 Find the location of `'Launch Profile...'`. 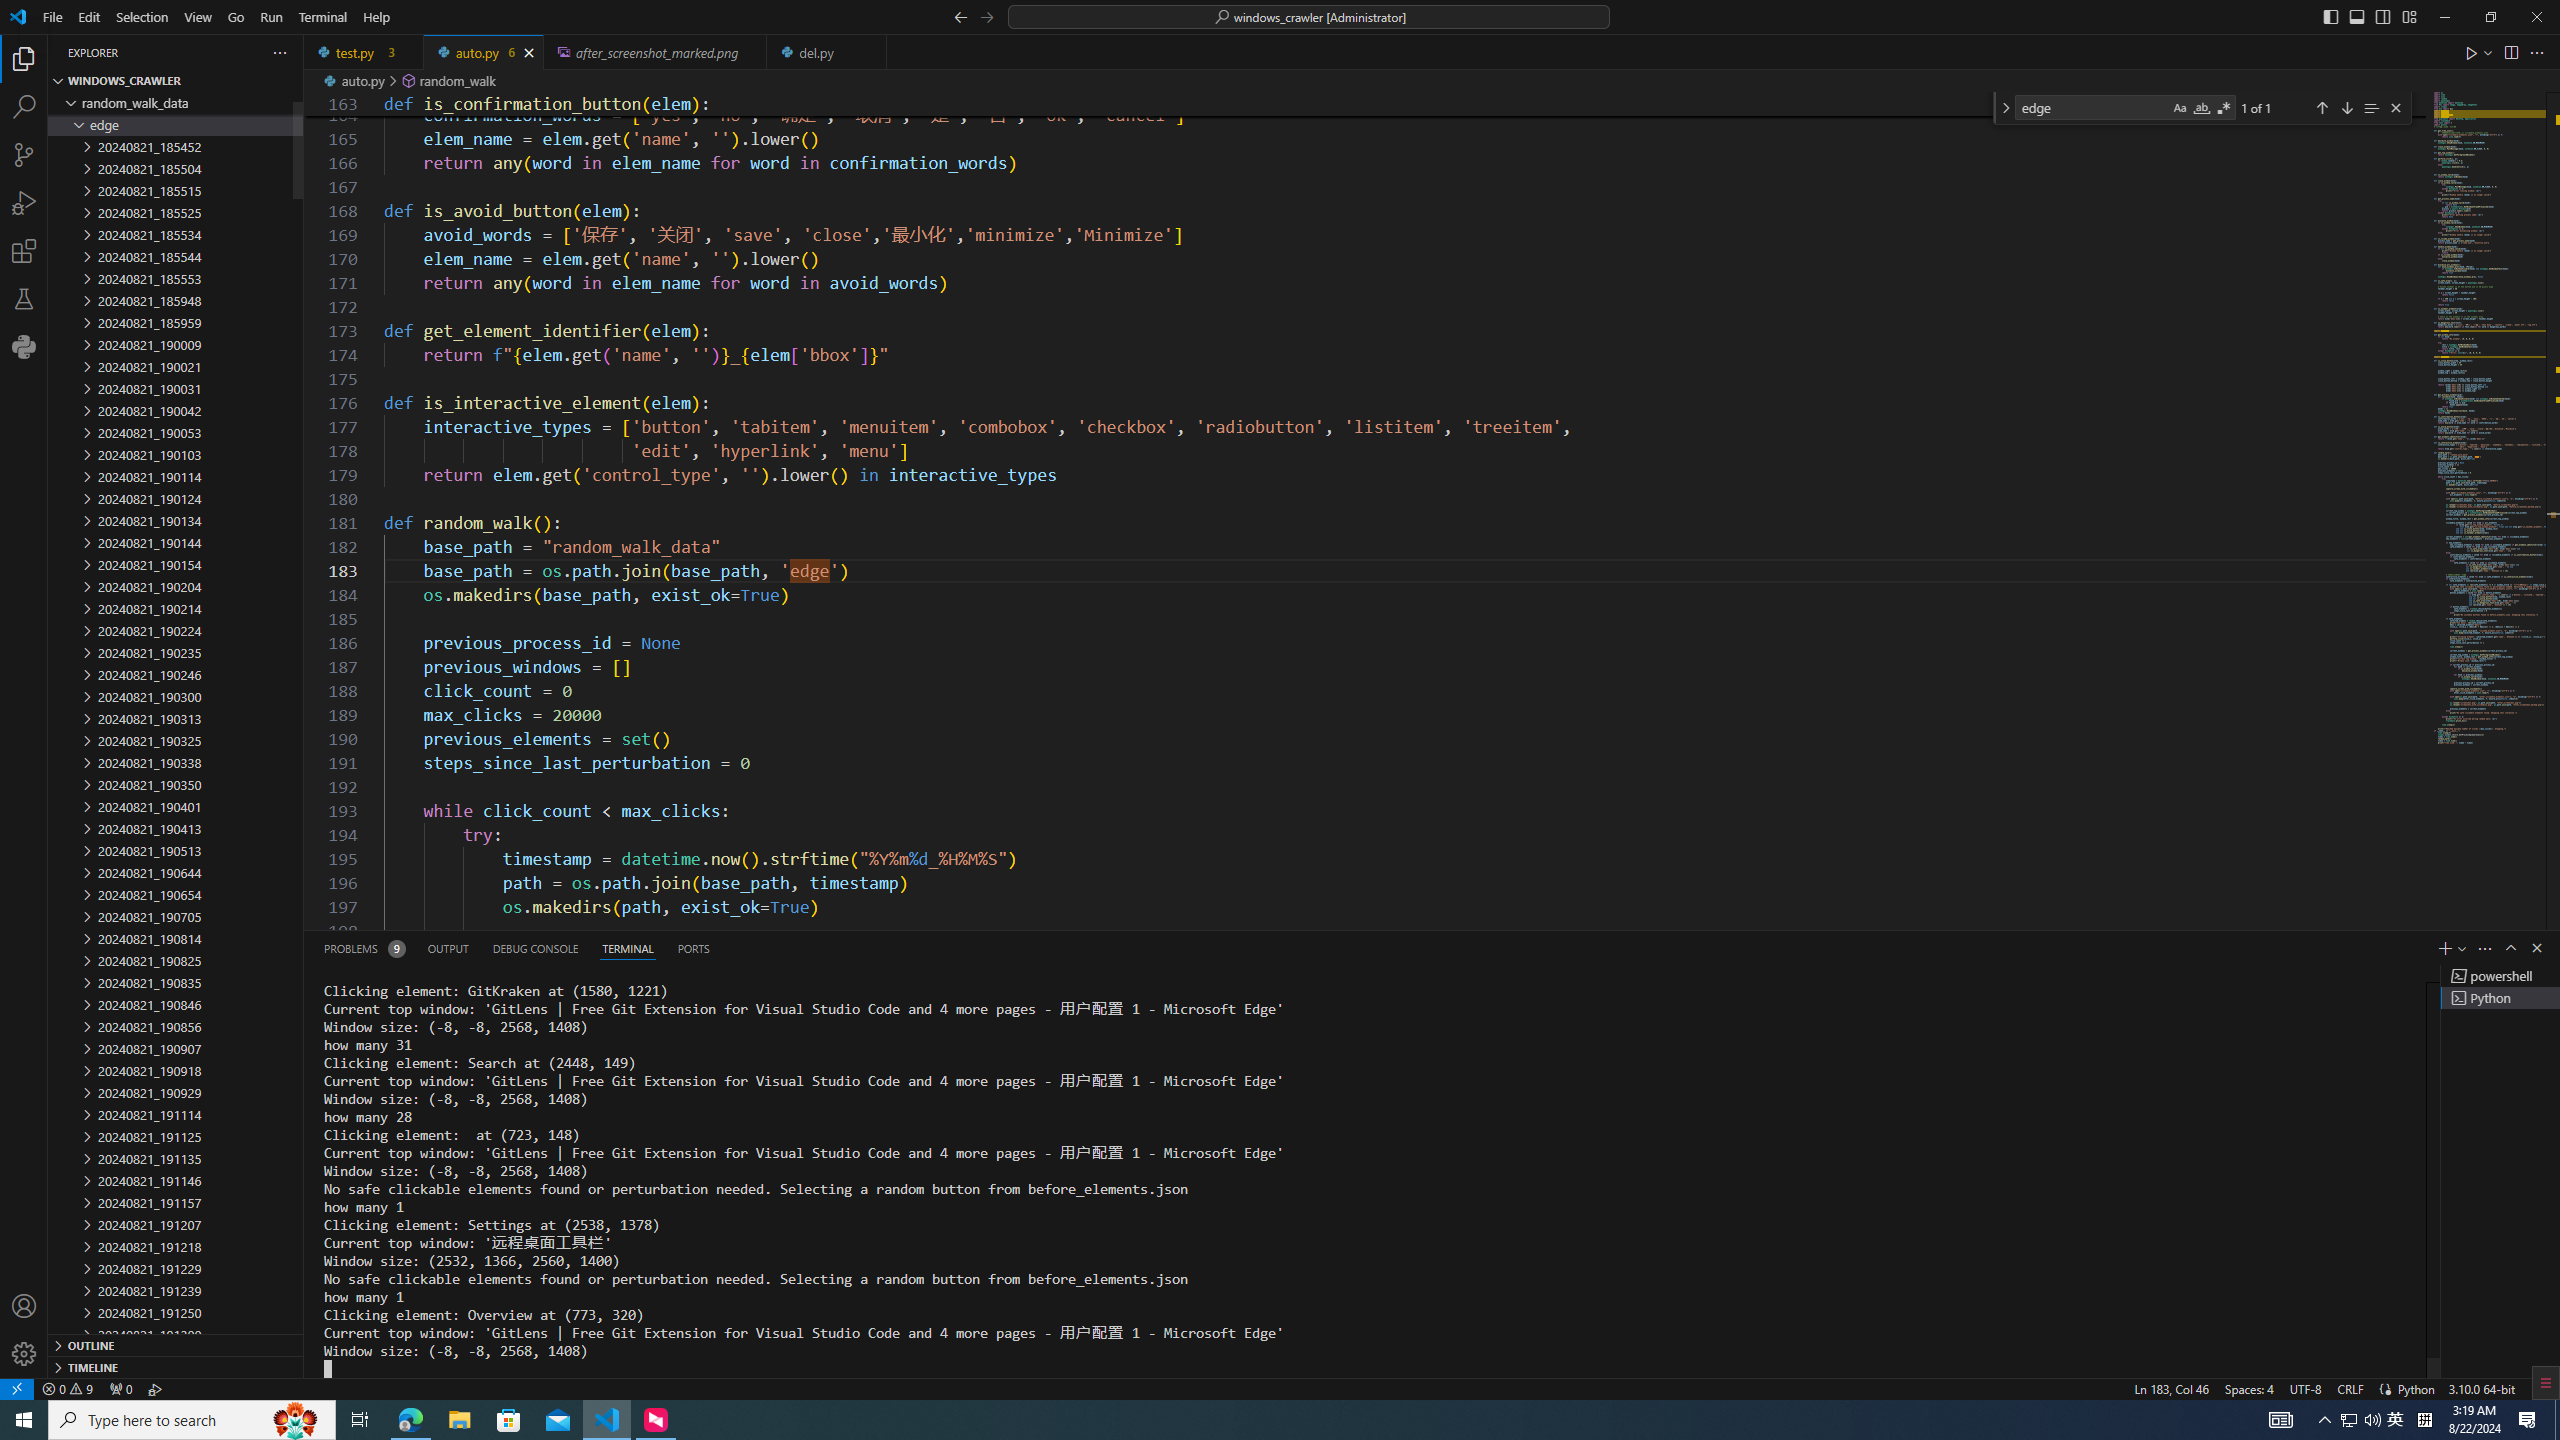

'Launch Profile...' is located at coordinates (2462, 947).